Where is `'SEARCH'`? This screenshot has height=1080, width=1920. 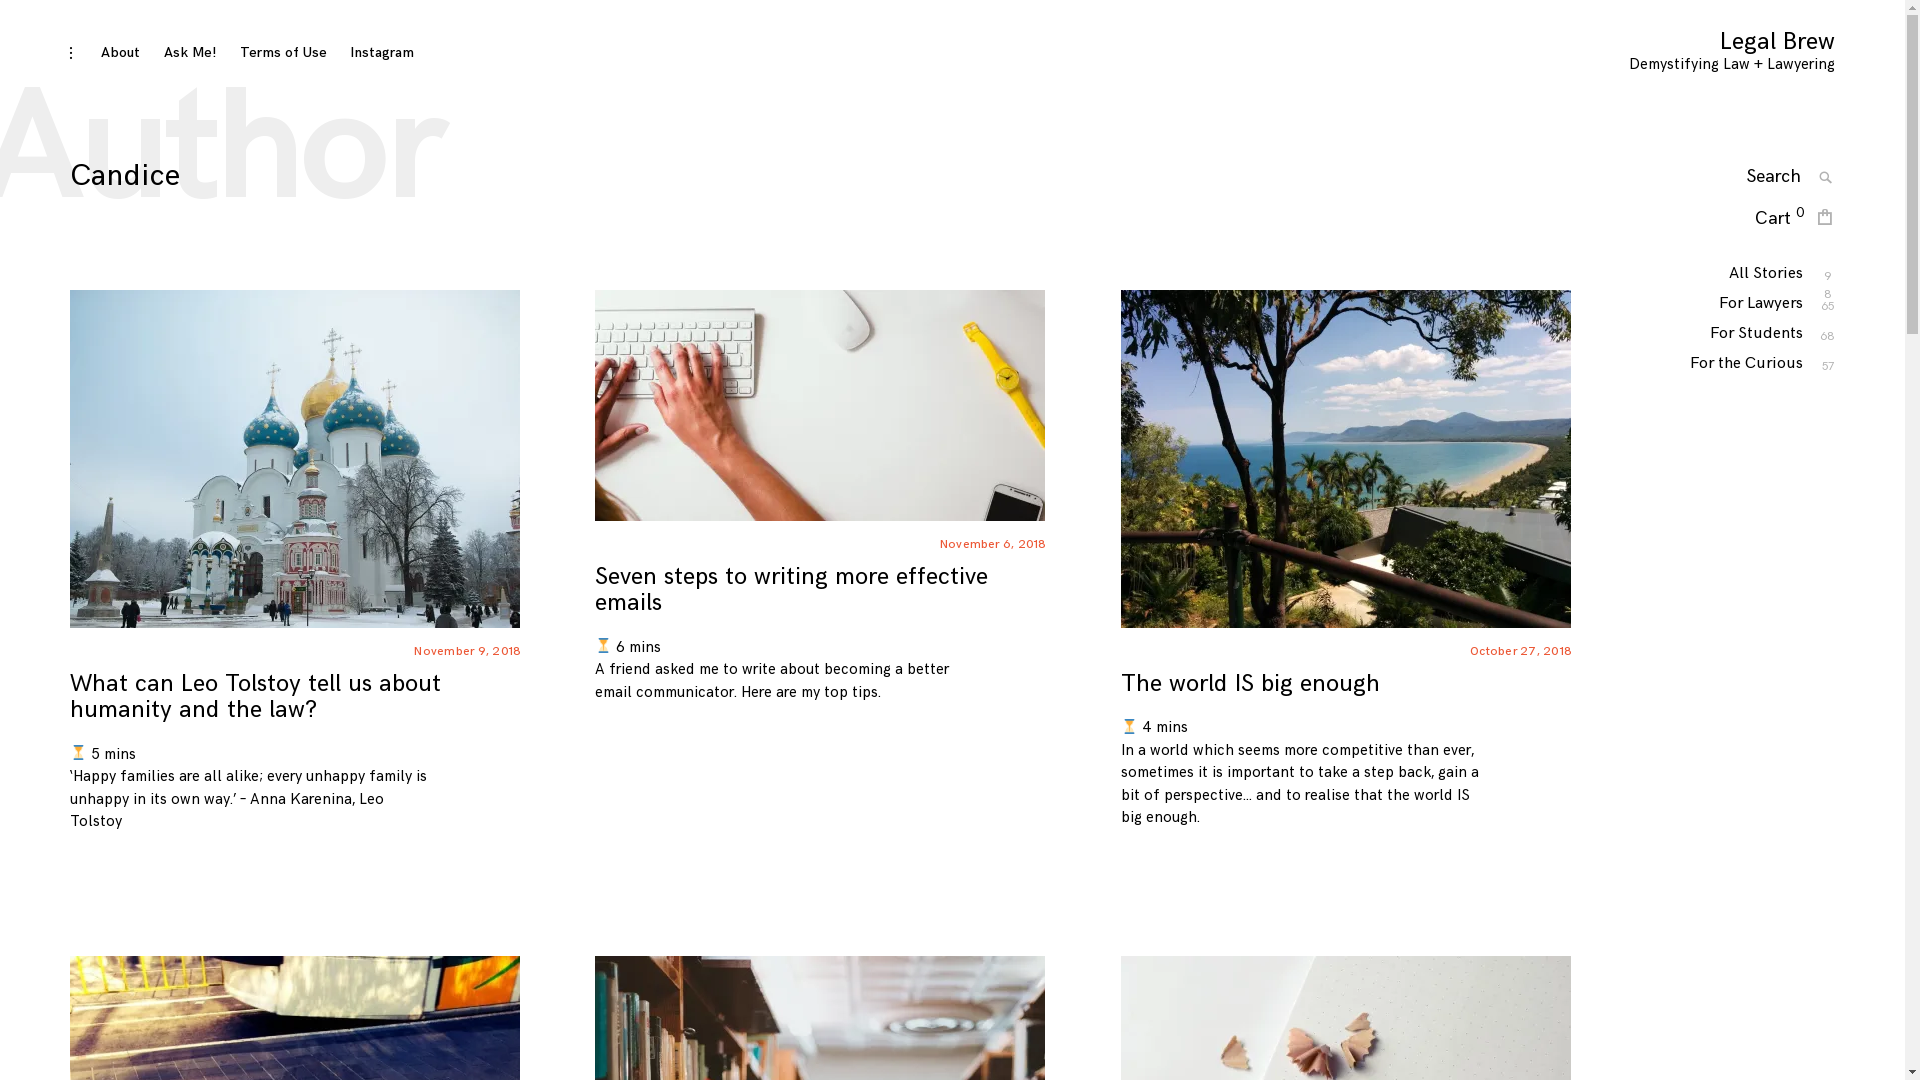
'SEARCH' is located at coordinates (1825, 177).